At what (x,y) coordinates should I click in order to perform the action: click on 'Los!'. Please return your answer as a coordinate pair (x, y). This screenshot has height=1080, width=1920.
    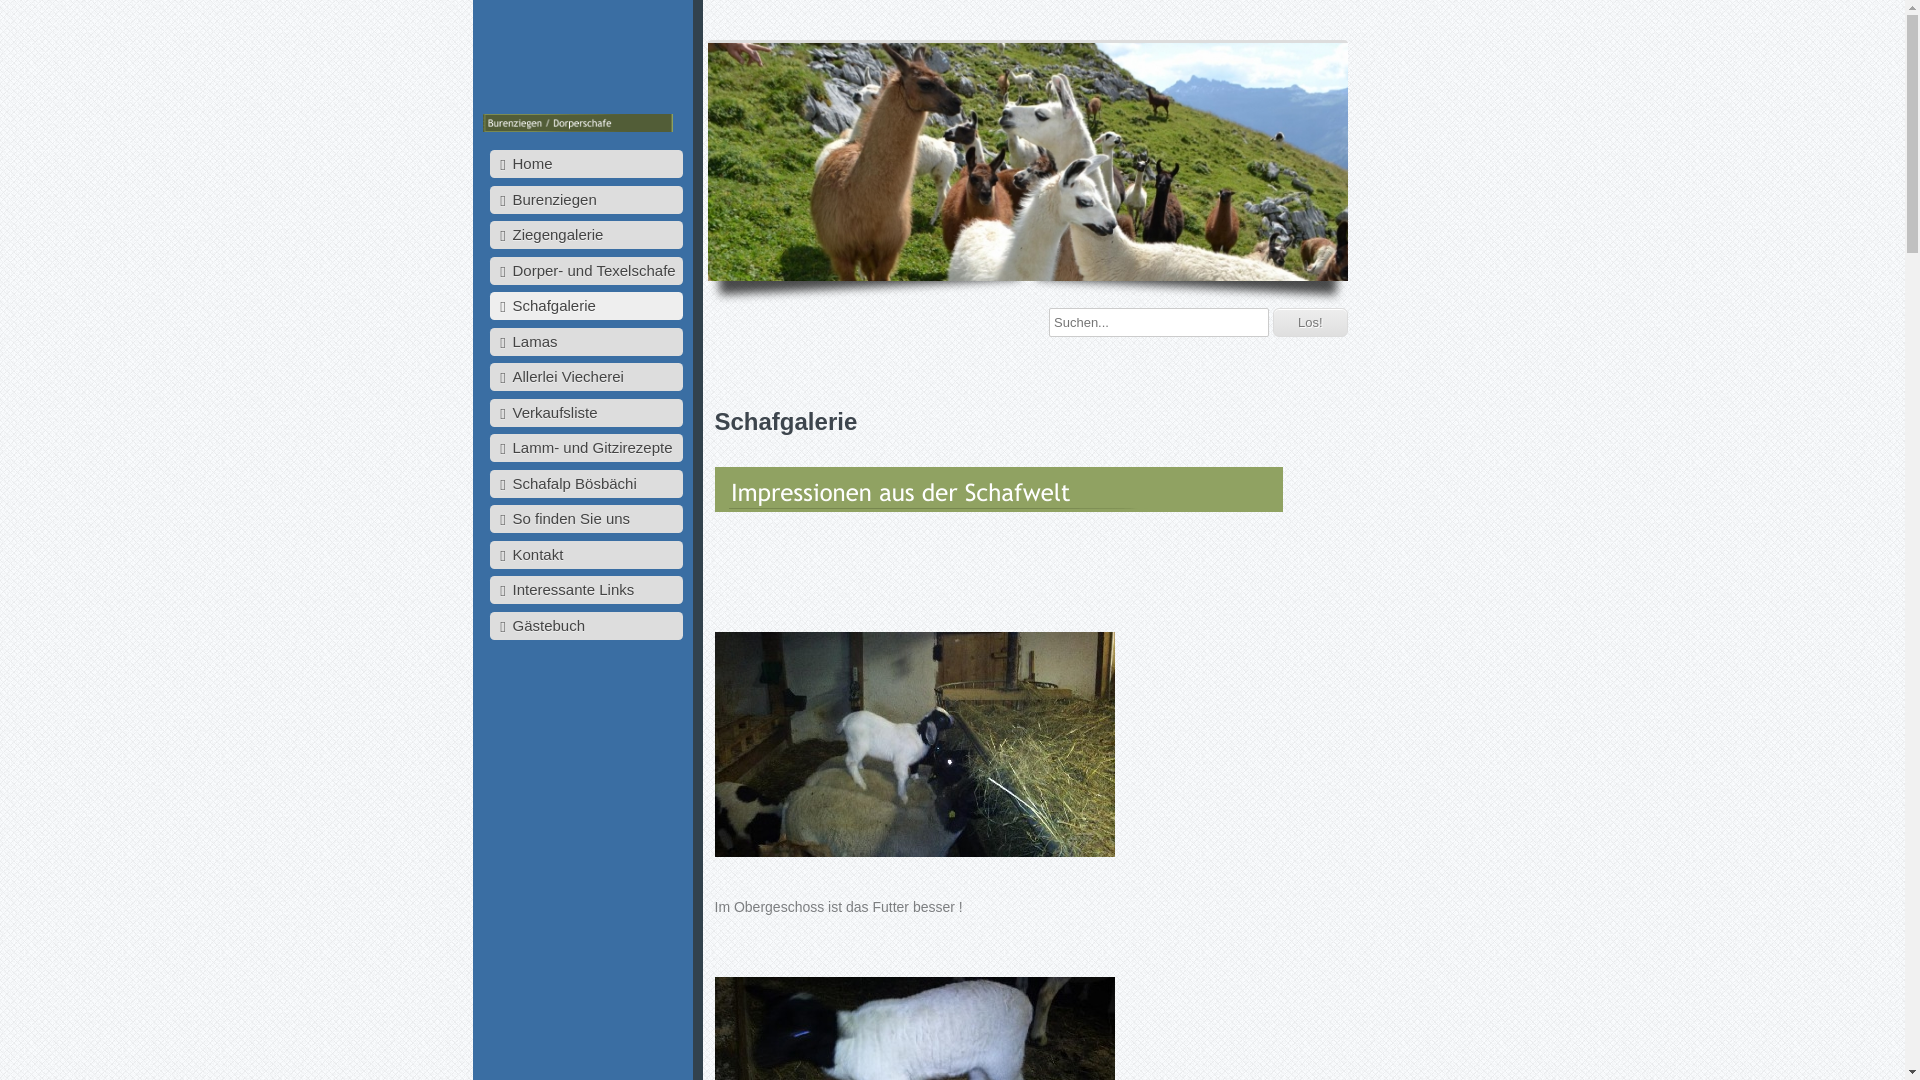
    Looking at the image, I should click on (1310, 321).